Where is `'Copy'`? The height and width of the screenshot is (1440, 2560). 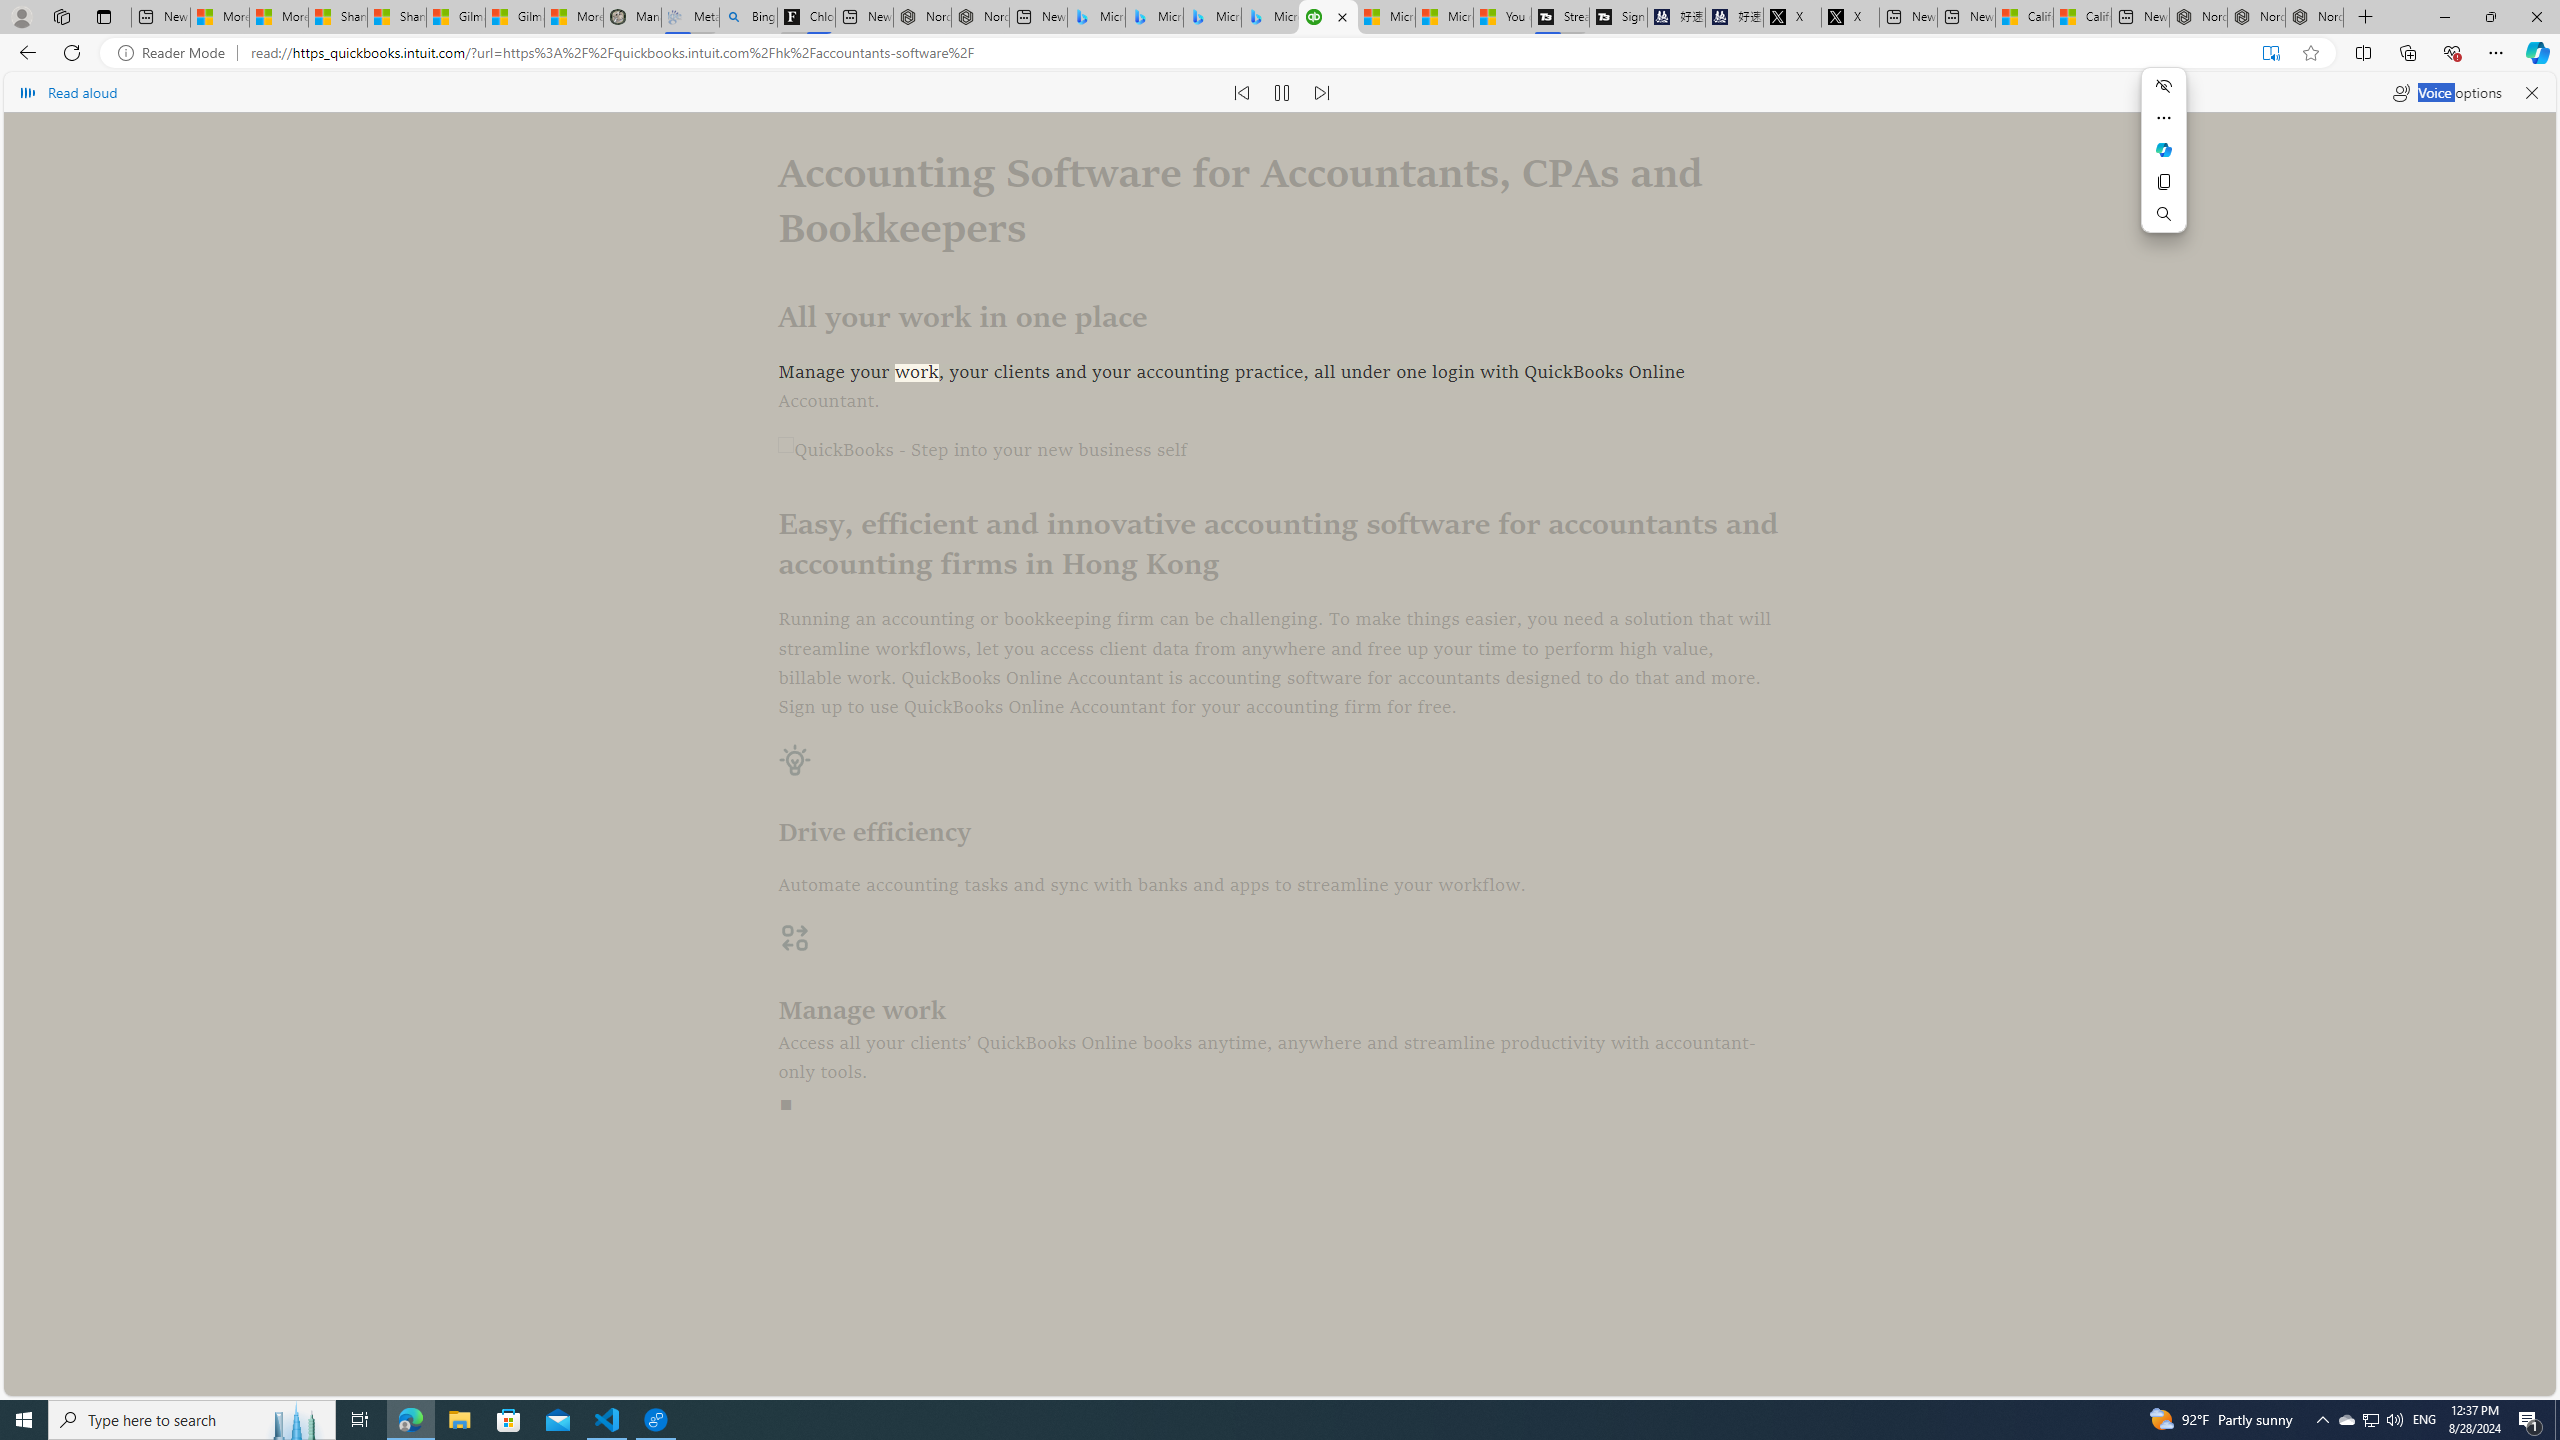
'Copy' is located at coordinates (2164, 181).